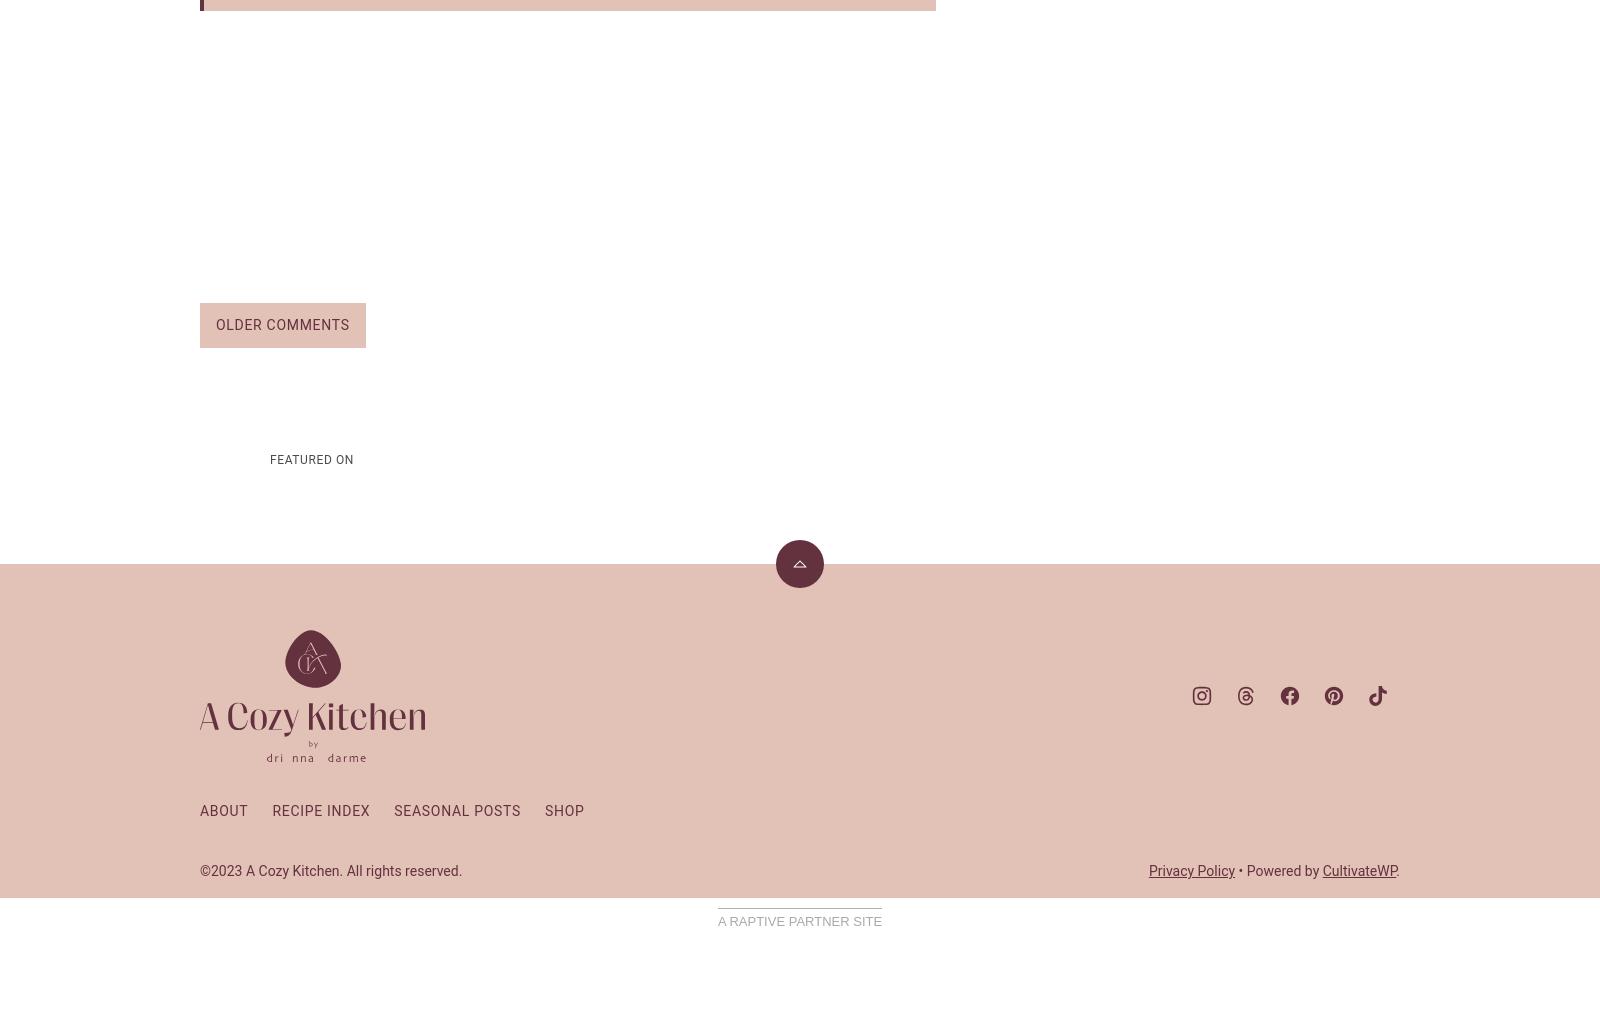  Describe the element at coordinates (199, 811) in the screenshot. I see `'About'` at that location.